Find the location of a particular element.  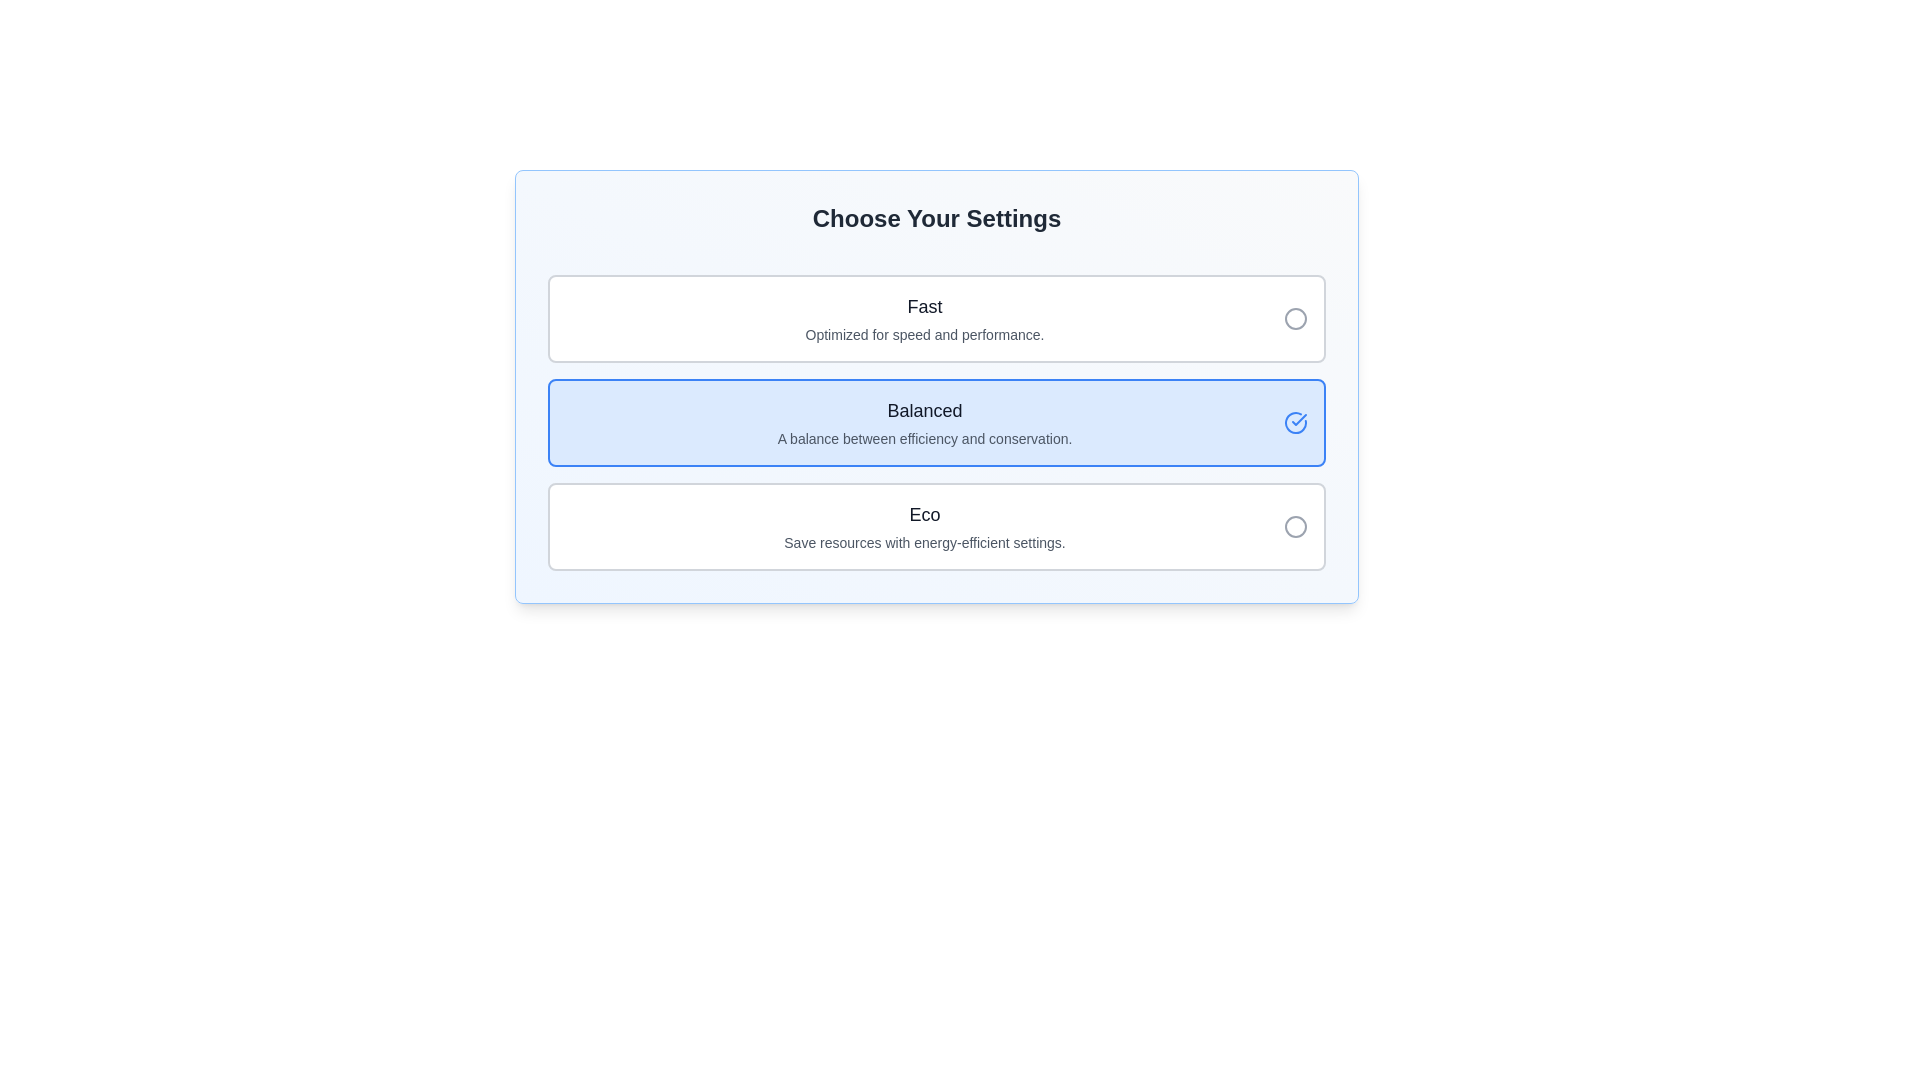

the 'Balanced' radio button option within the 'Choose Your Settings' section is located at coordinates (935, 422).